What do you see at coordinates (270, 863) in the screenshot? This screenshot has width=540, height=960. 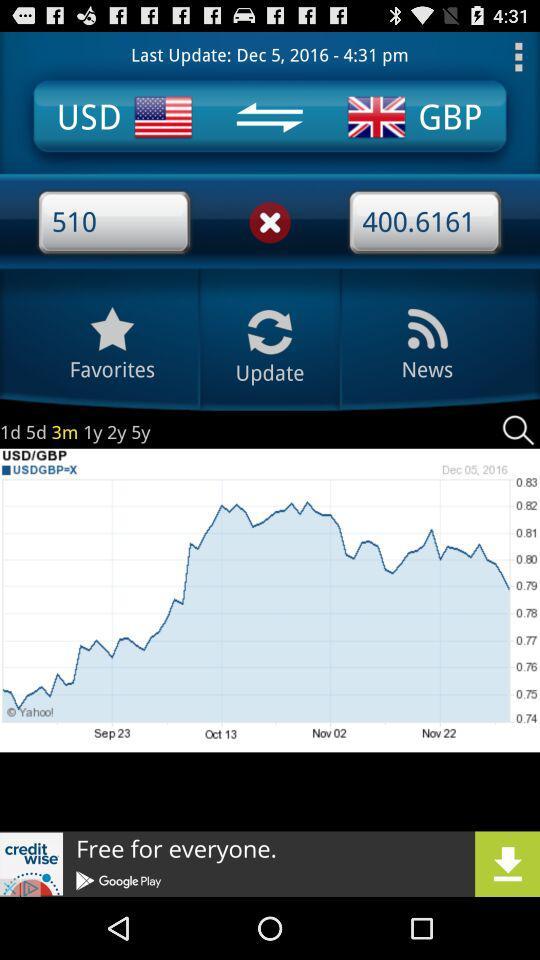 I see `icon` at bounding box center [270, 863].